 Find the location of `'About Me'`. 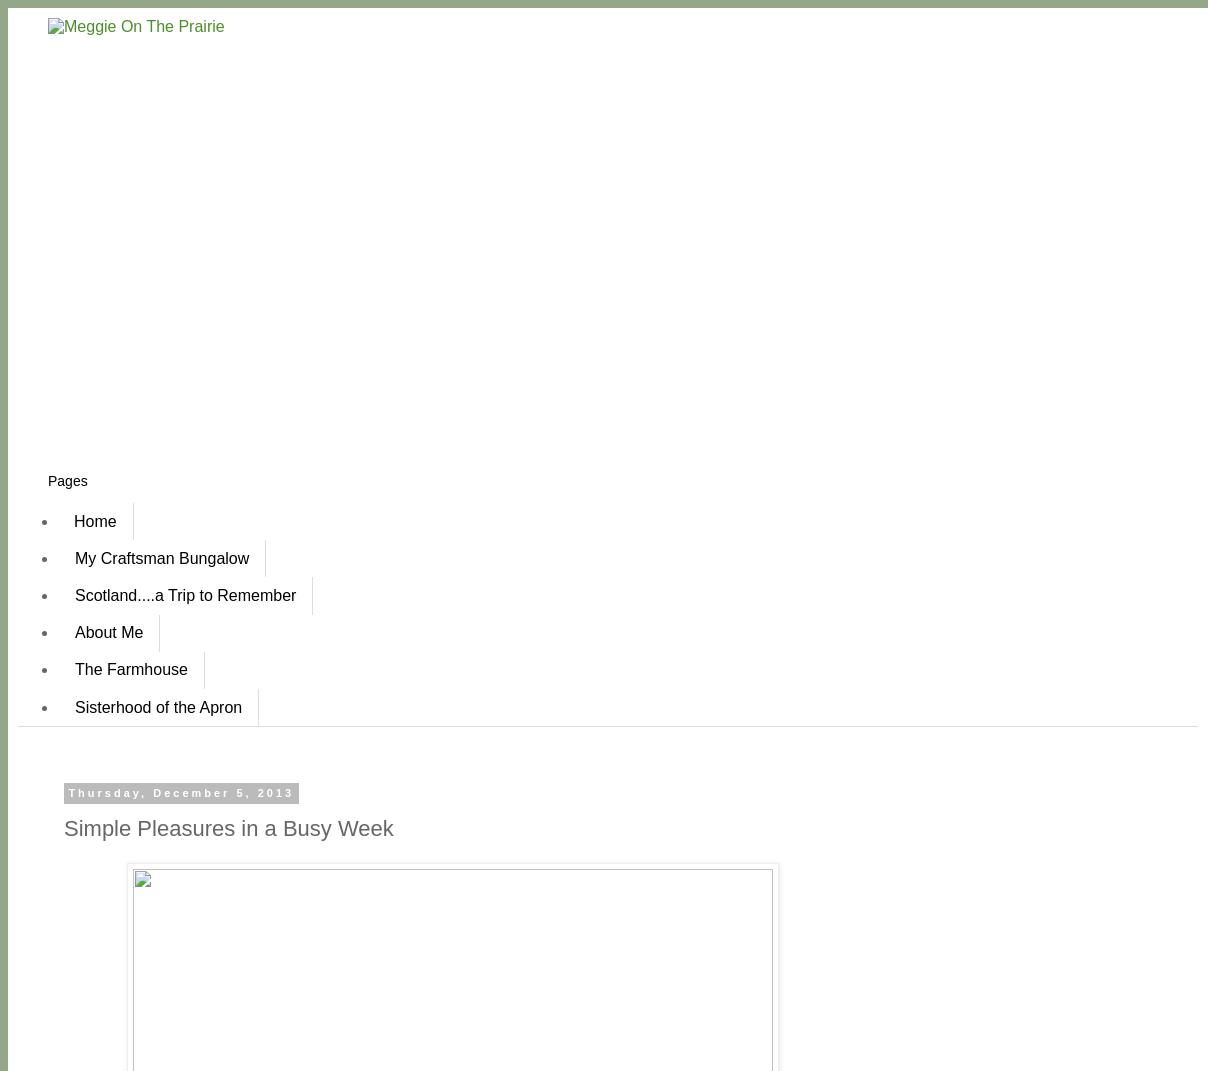

'About Me' is located at coordinates (107, 631).